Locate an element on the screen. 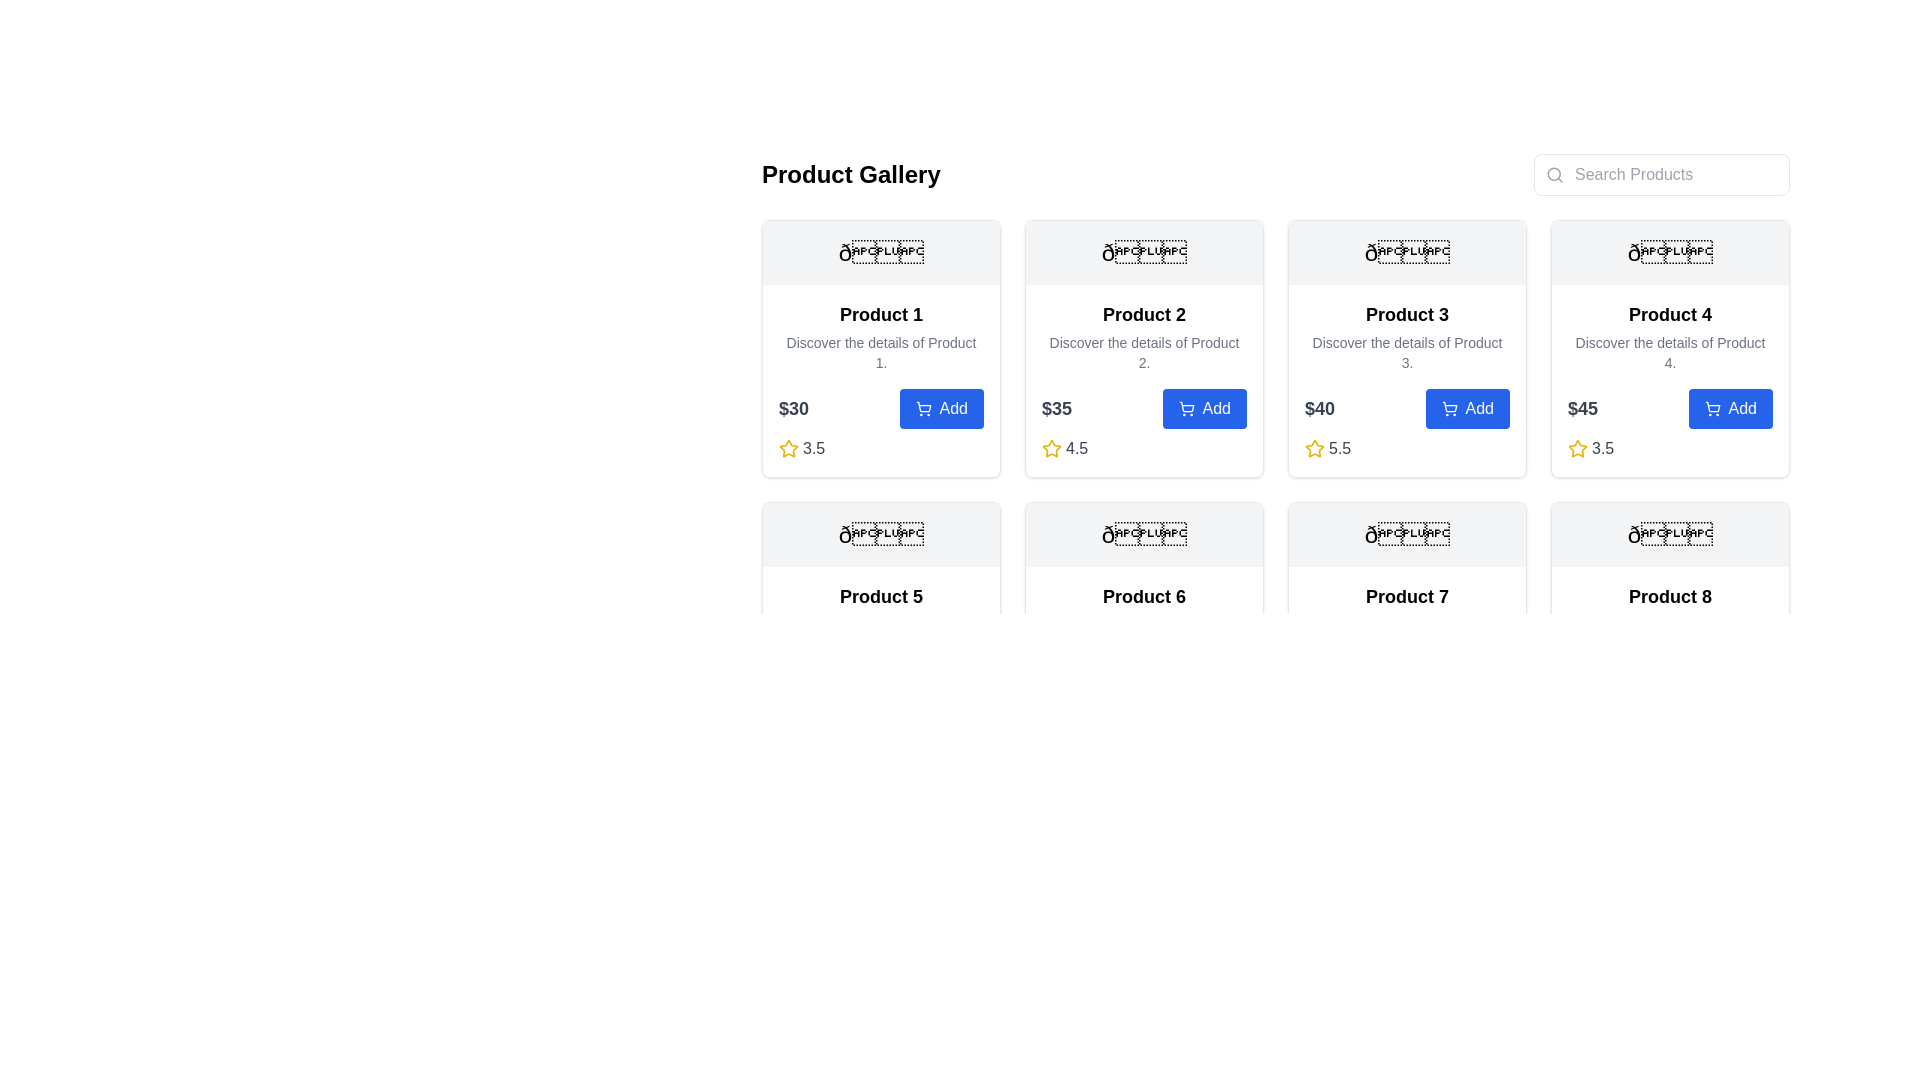 This screenshot has height=1080, width=1920. the star icon indicating a 4.5 rating located in the Product 2 card of the product gallery, situated in the second column of the first row is located at coordinates (1050, 447).